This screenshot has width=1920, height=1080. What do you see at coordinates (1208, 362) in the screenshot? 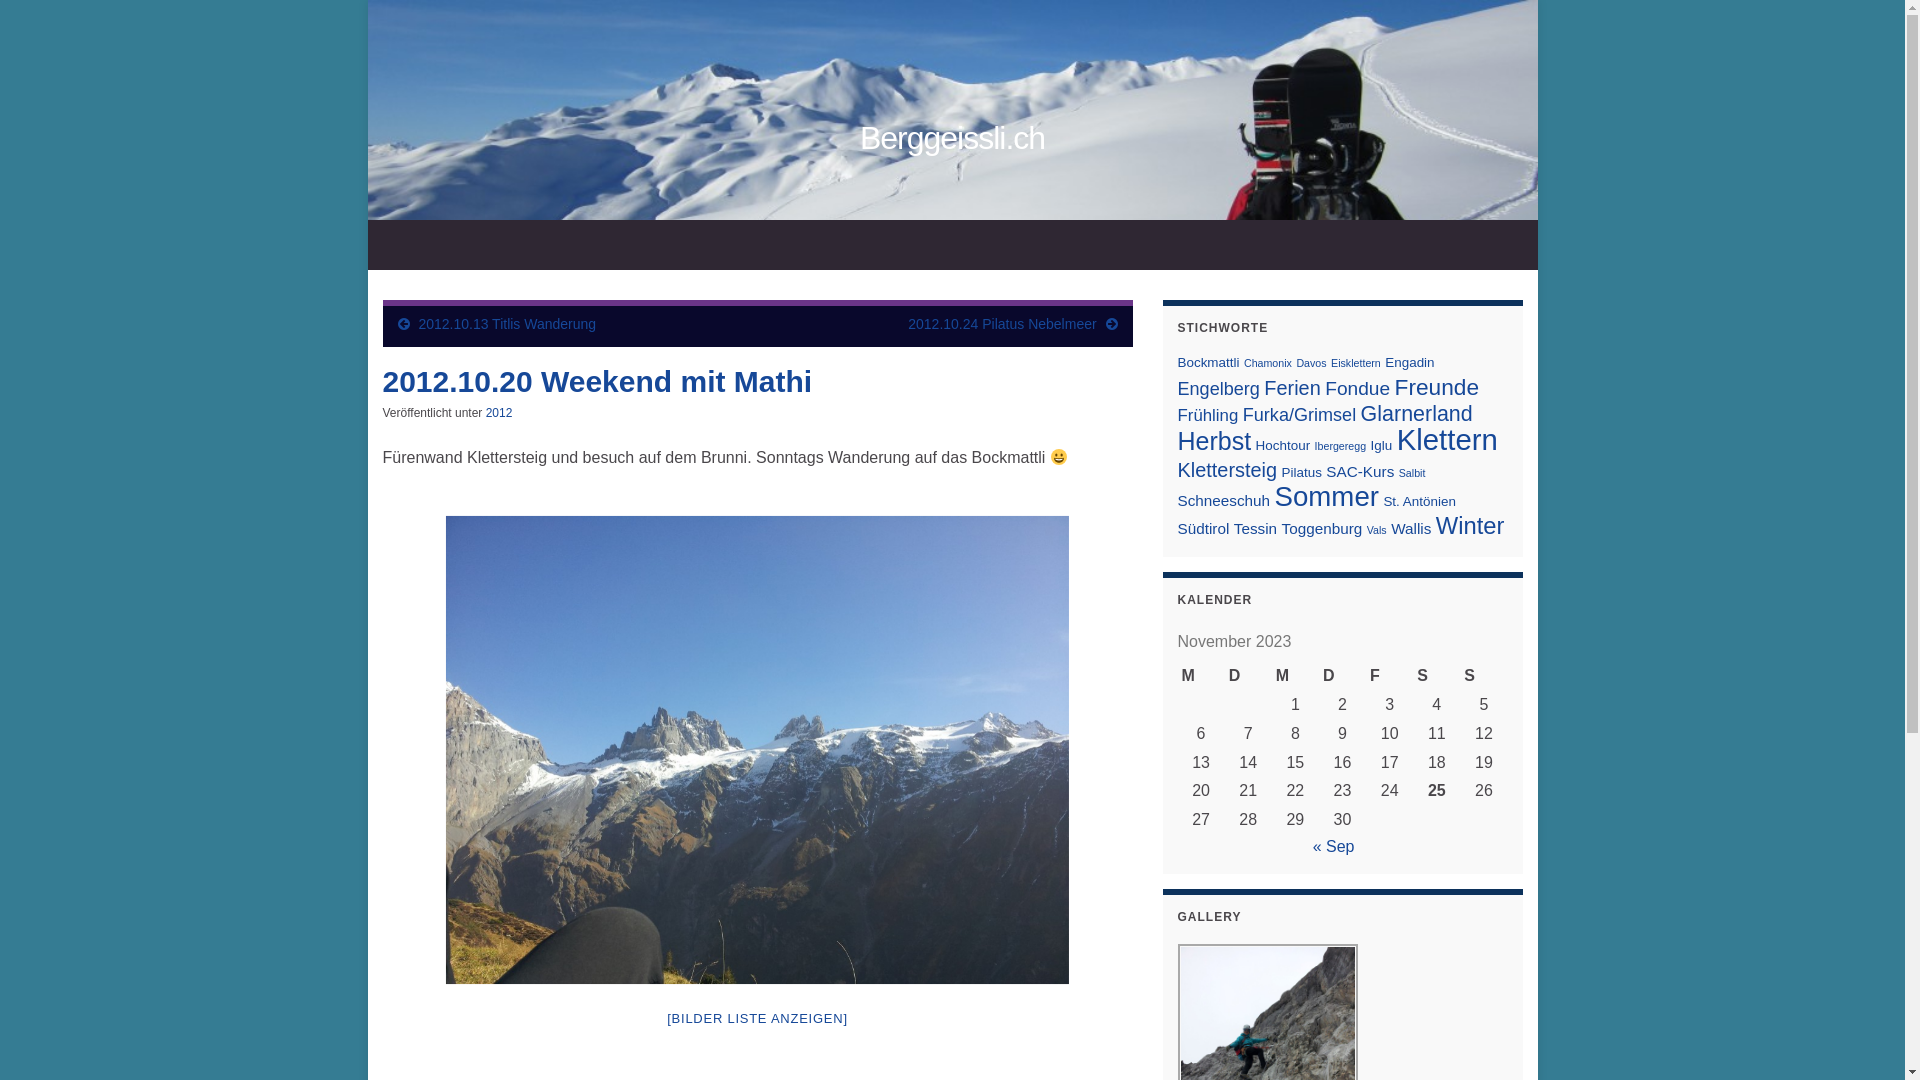
I see `'Bockmattli'` at bounding box center [1208, 362].